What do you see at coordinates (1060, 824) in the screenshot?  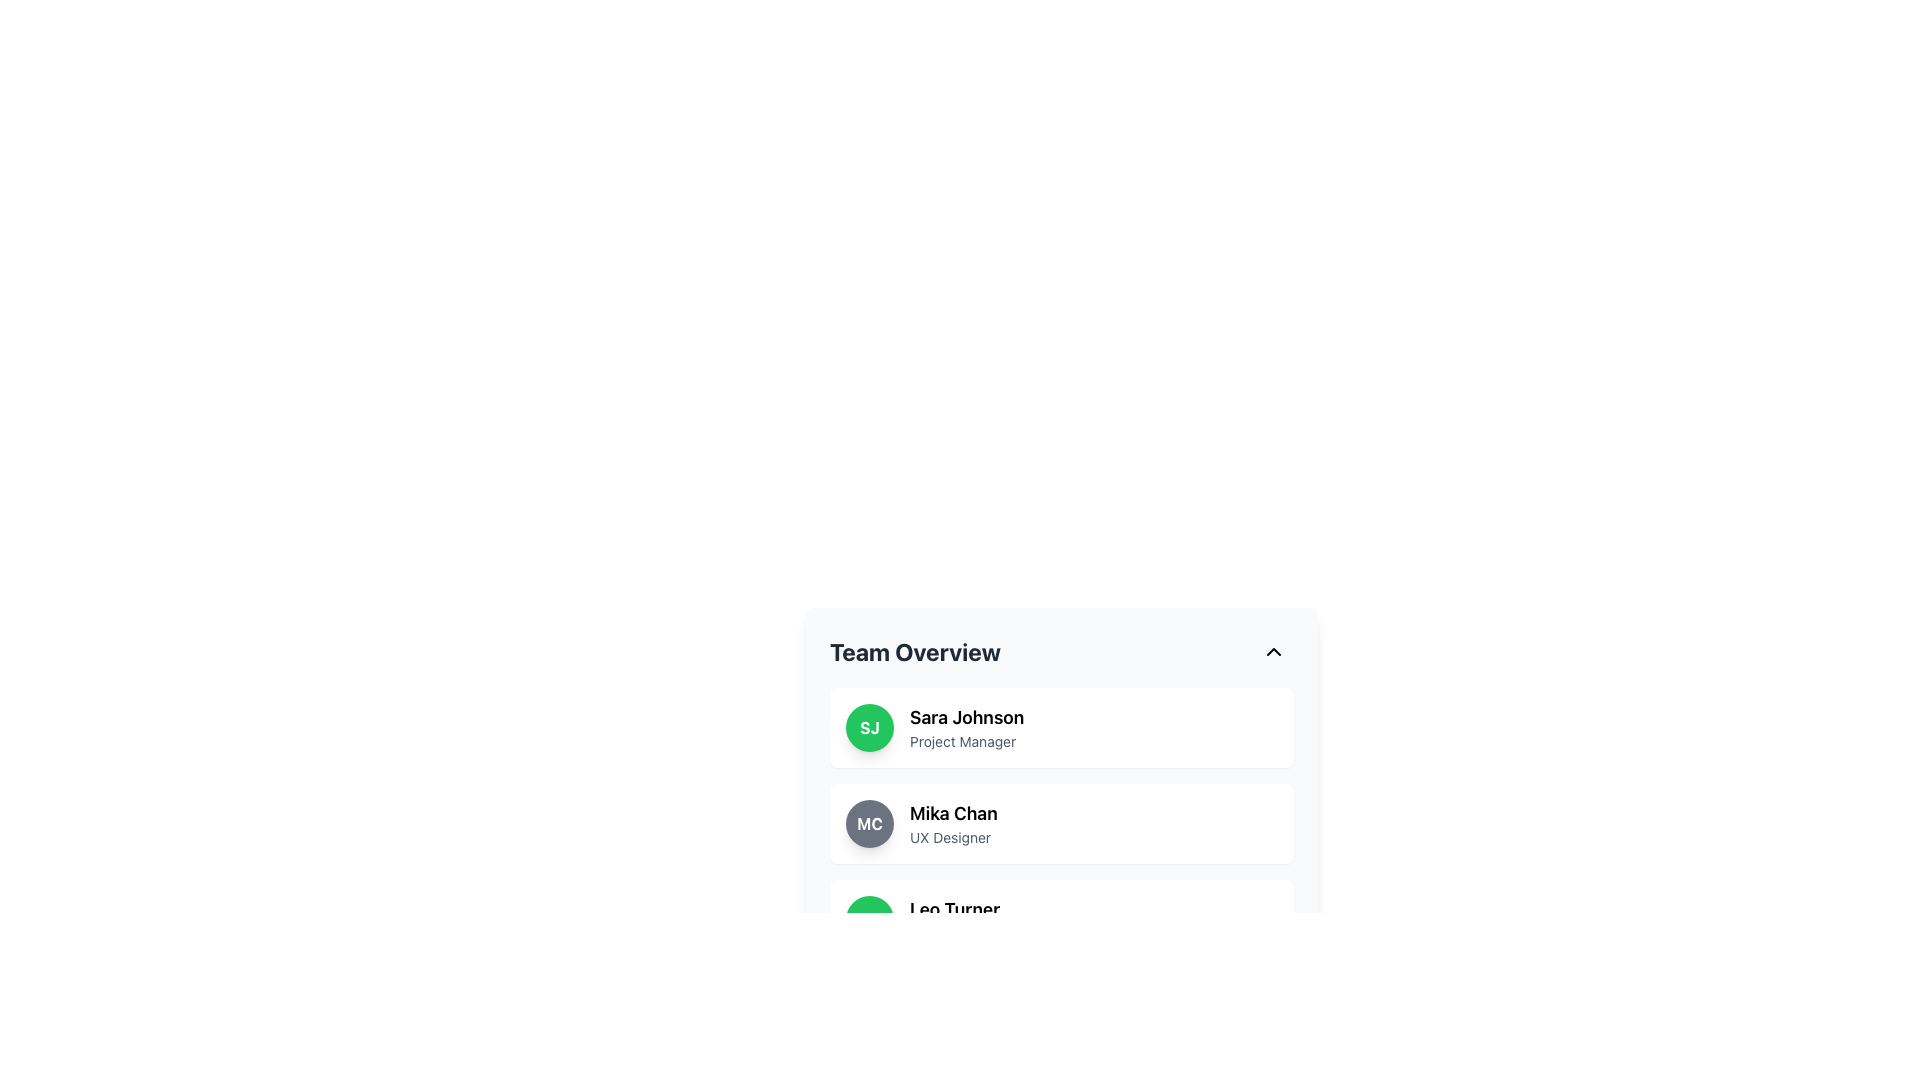 I see `the second List item card representing an individual team member in the 'Team Overview' section to trigger a hover effect` at bounding box center [1060, 824].